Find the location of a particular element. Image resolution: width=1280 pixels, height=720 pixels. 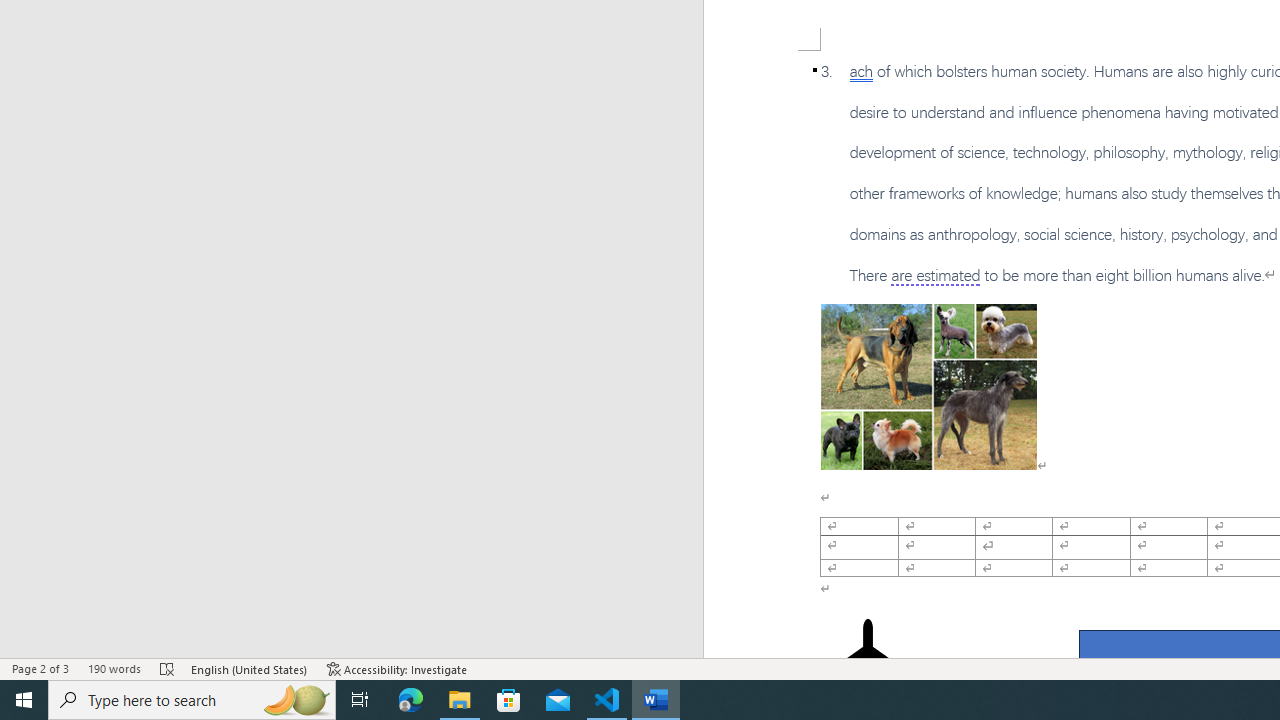

'Airplane with solid fill' is located at coordinates (867, 658).